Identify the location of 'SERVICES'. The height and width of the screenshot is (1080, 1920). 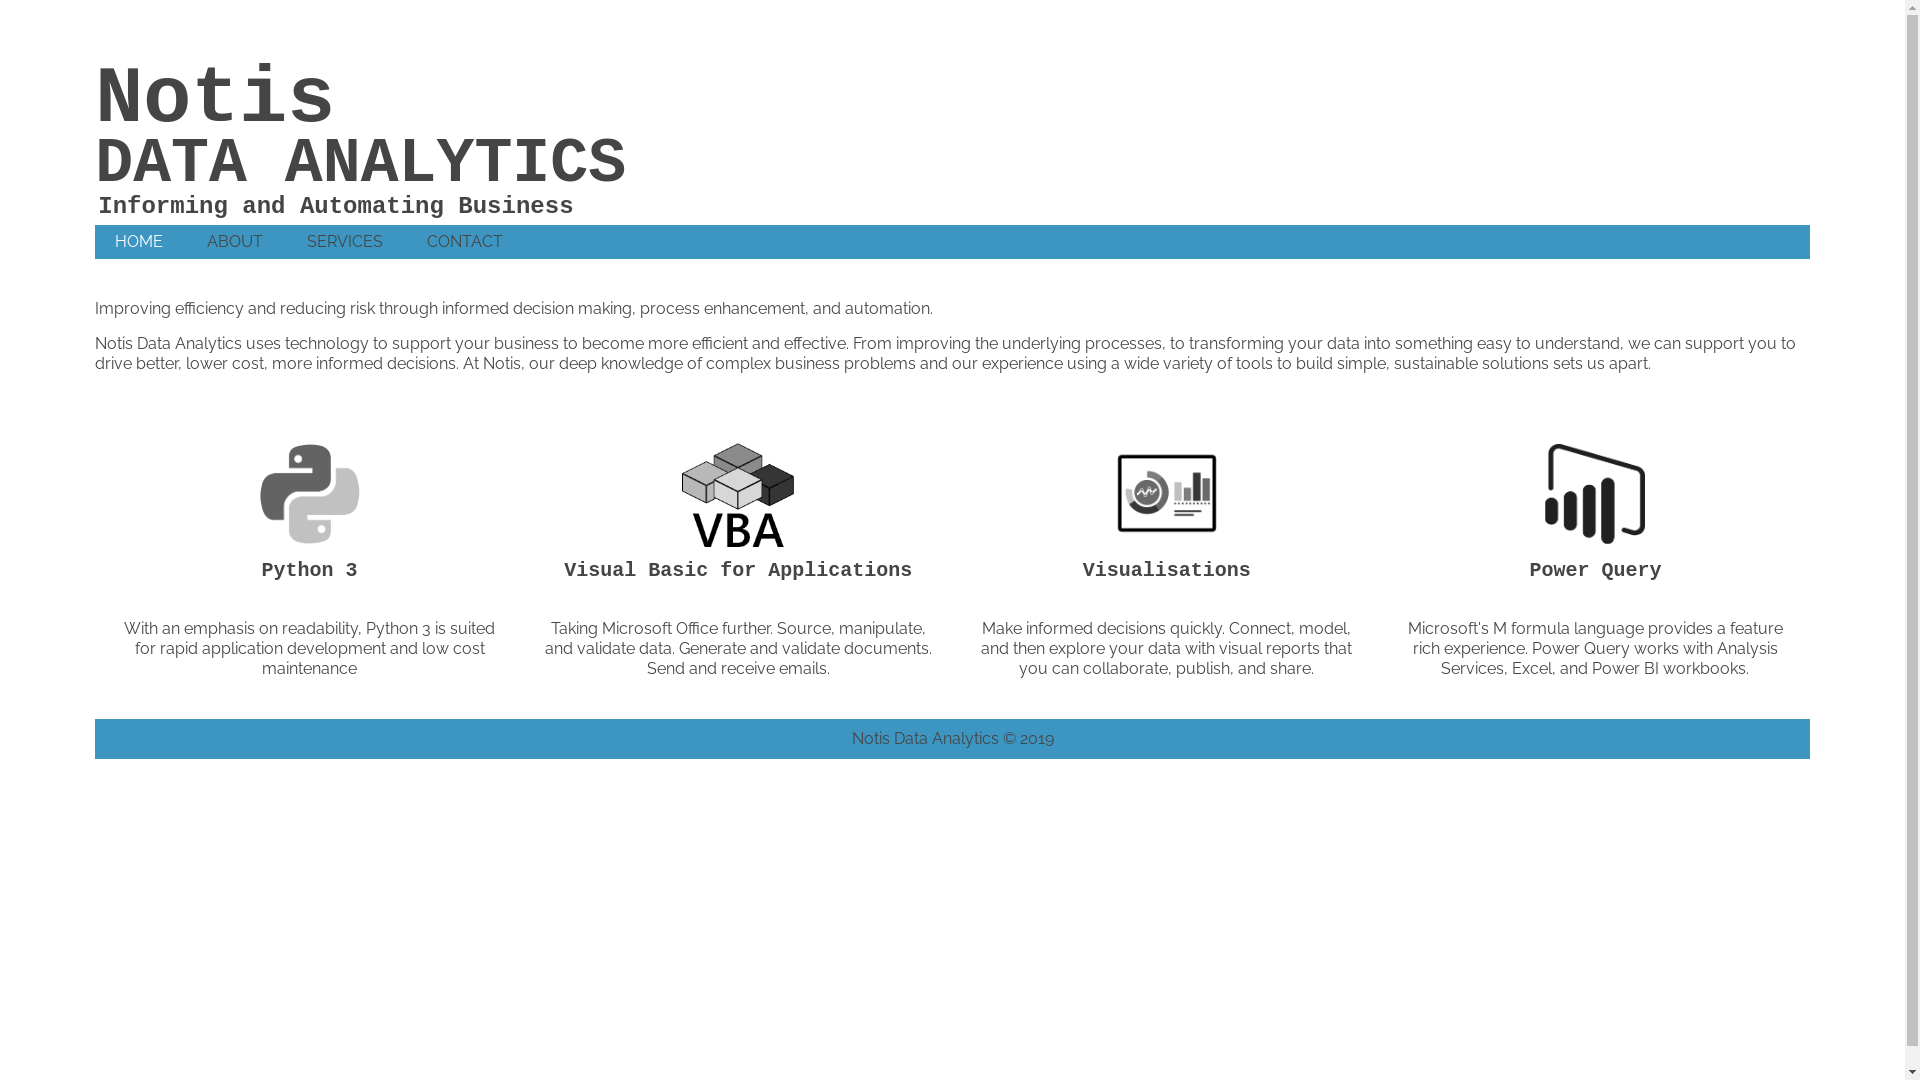
(345, 240).